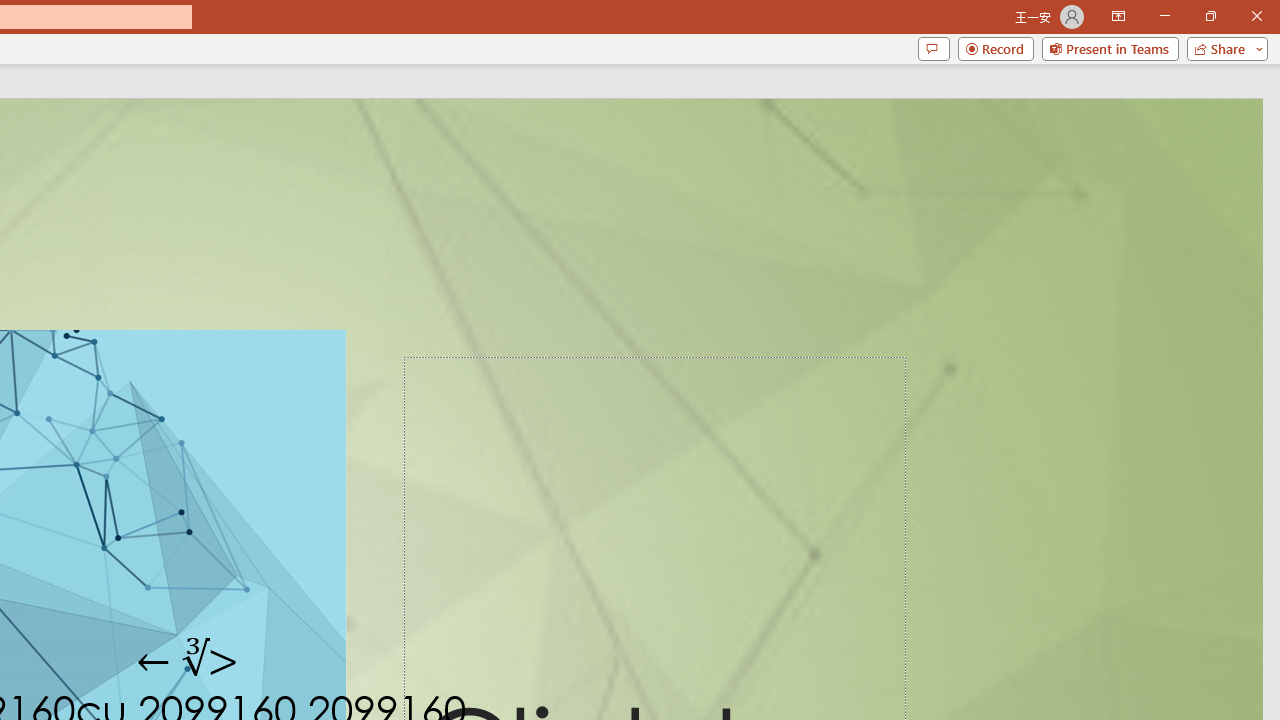 This screenshot has height=720, width=1280. What do you see at coordinates (1109, 47) in the screenshot?
I see `'Present in Teams'` at bounding box center [1109, 47].